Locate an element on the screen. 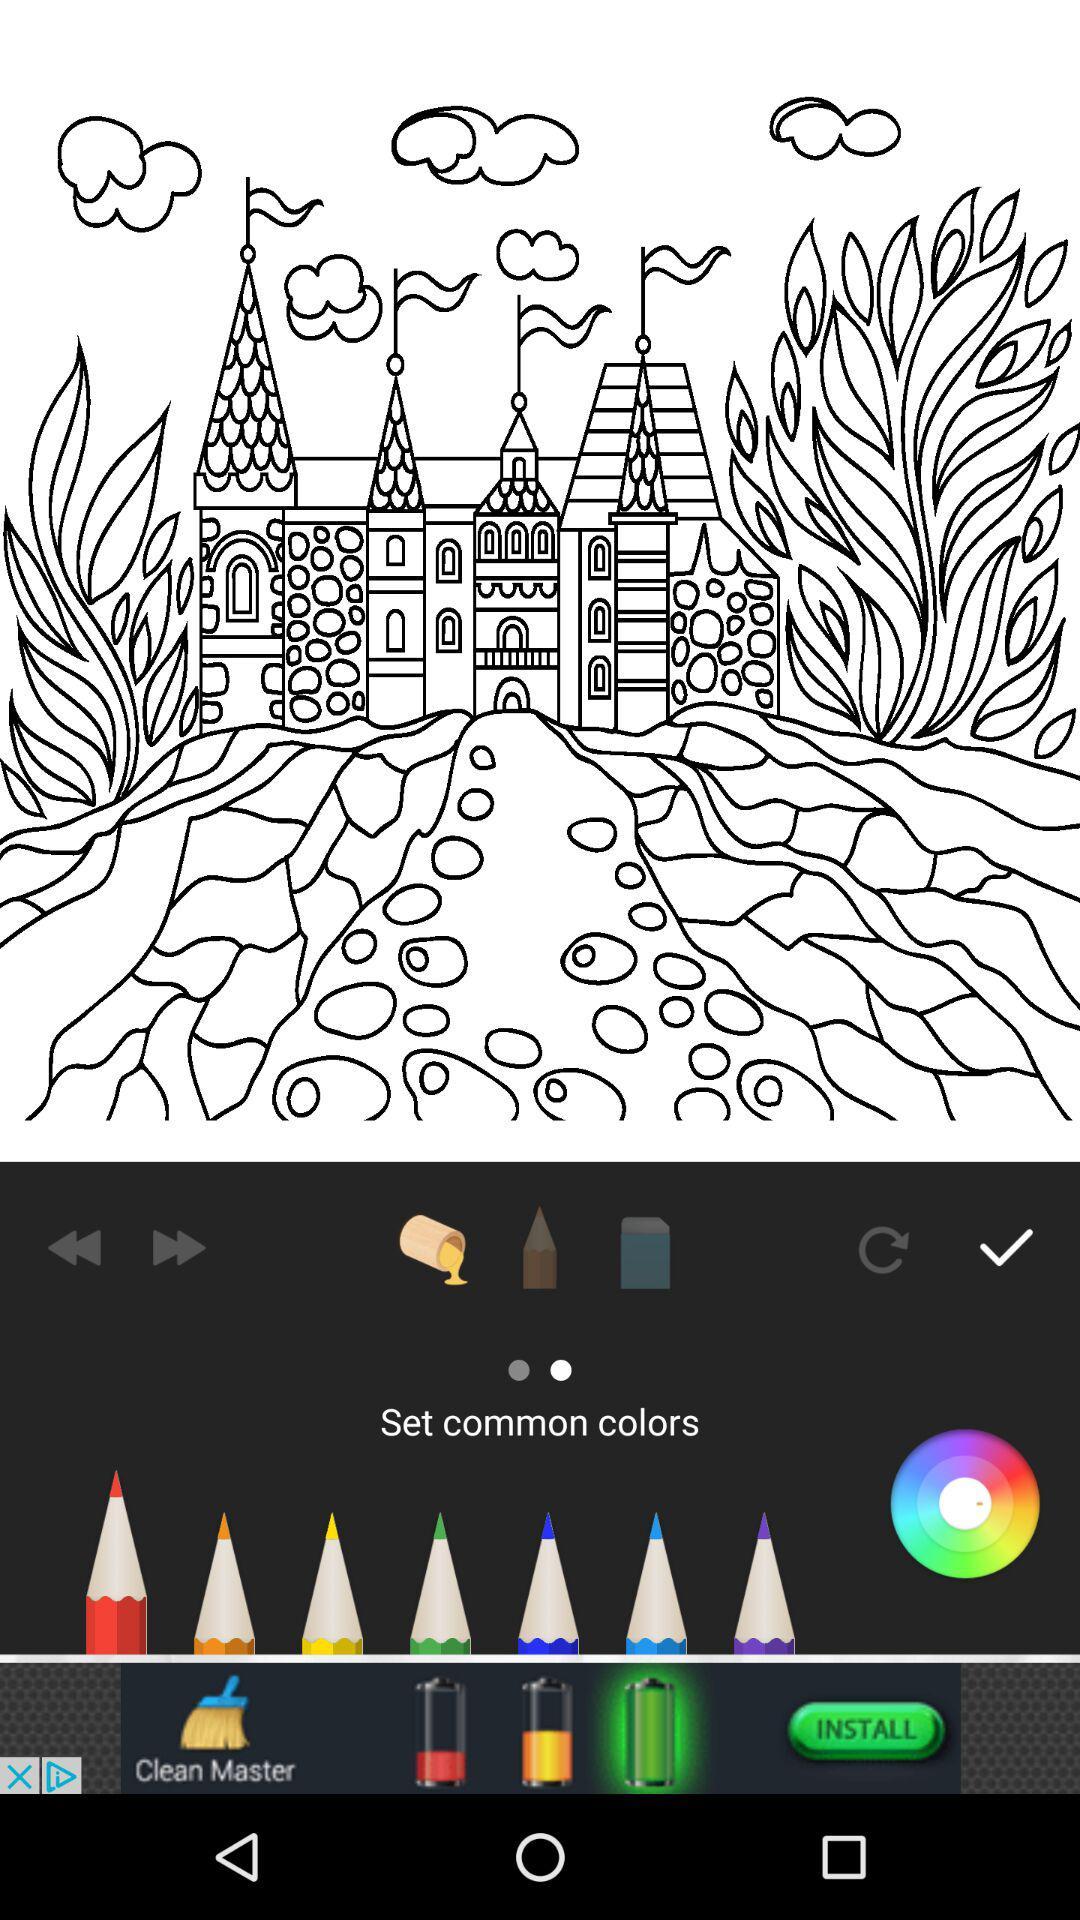 The image size is (1080, 1920). the refresh icon is located at coordinates (879, 1335).